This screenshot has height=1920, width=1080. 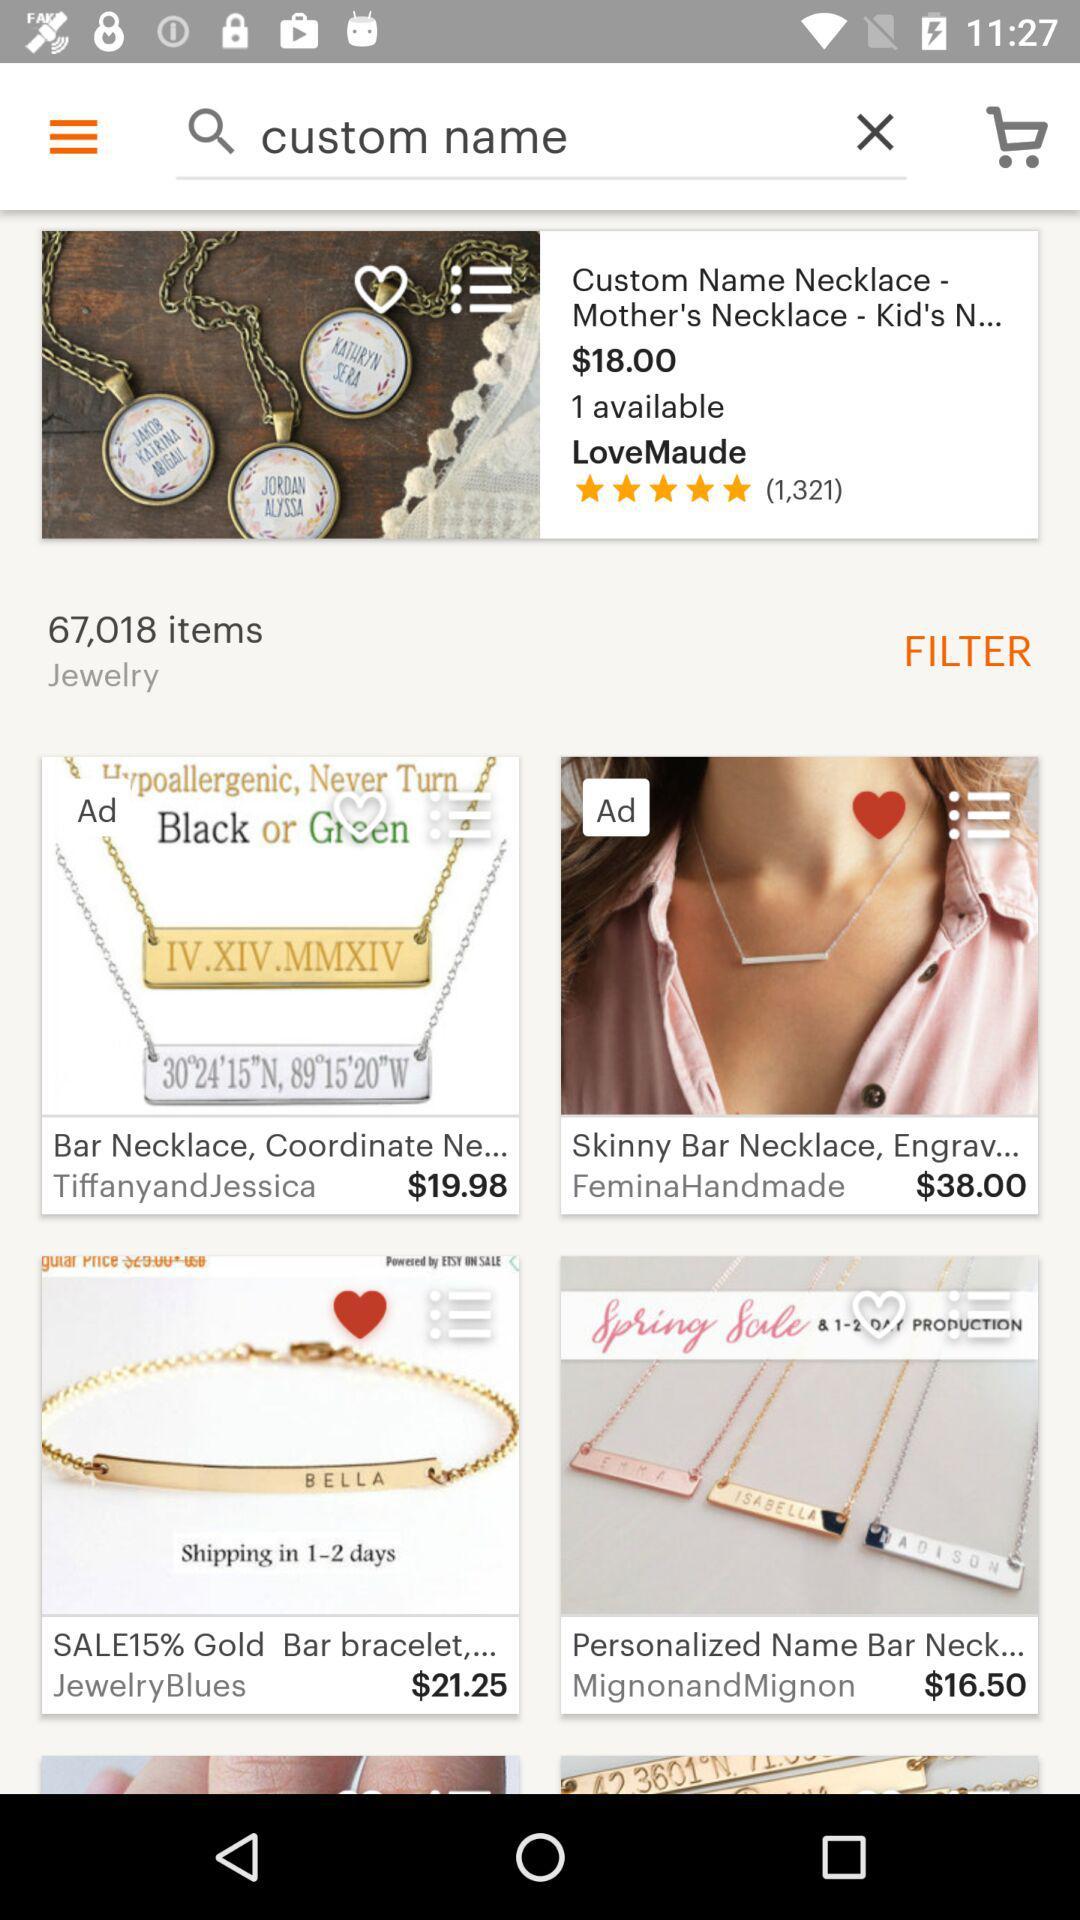 What do you see at coordinates (959, 647) in the screenshot?
I see `the icon to the right of 67,018 items icon` at bounding box center [959, 647].